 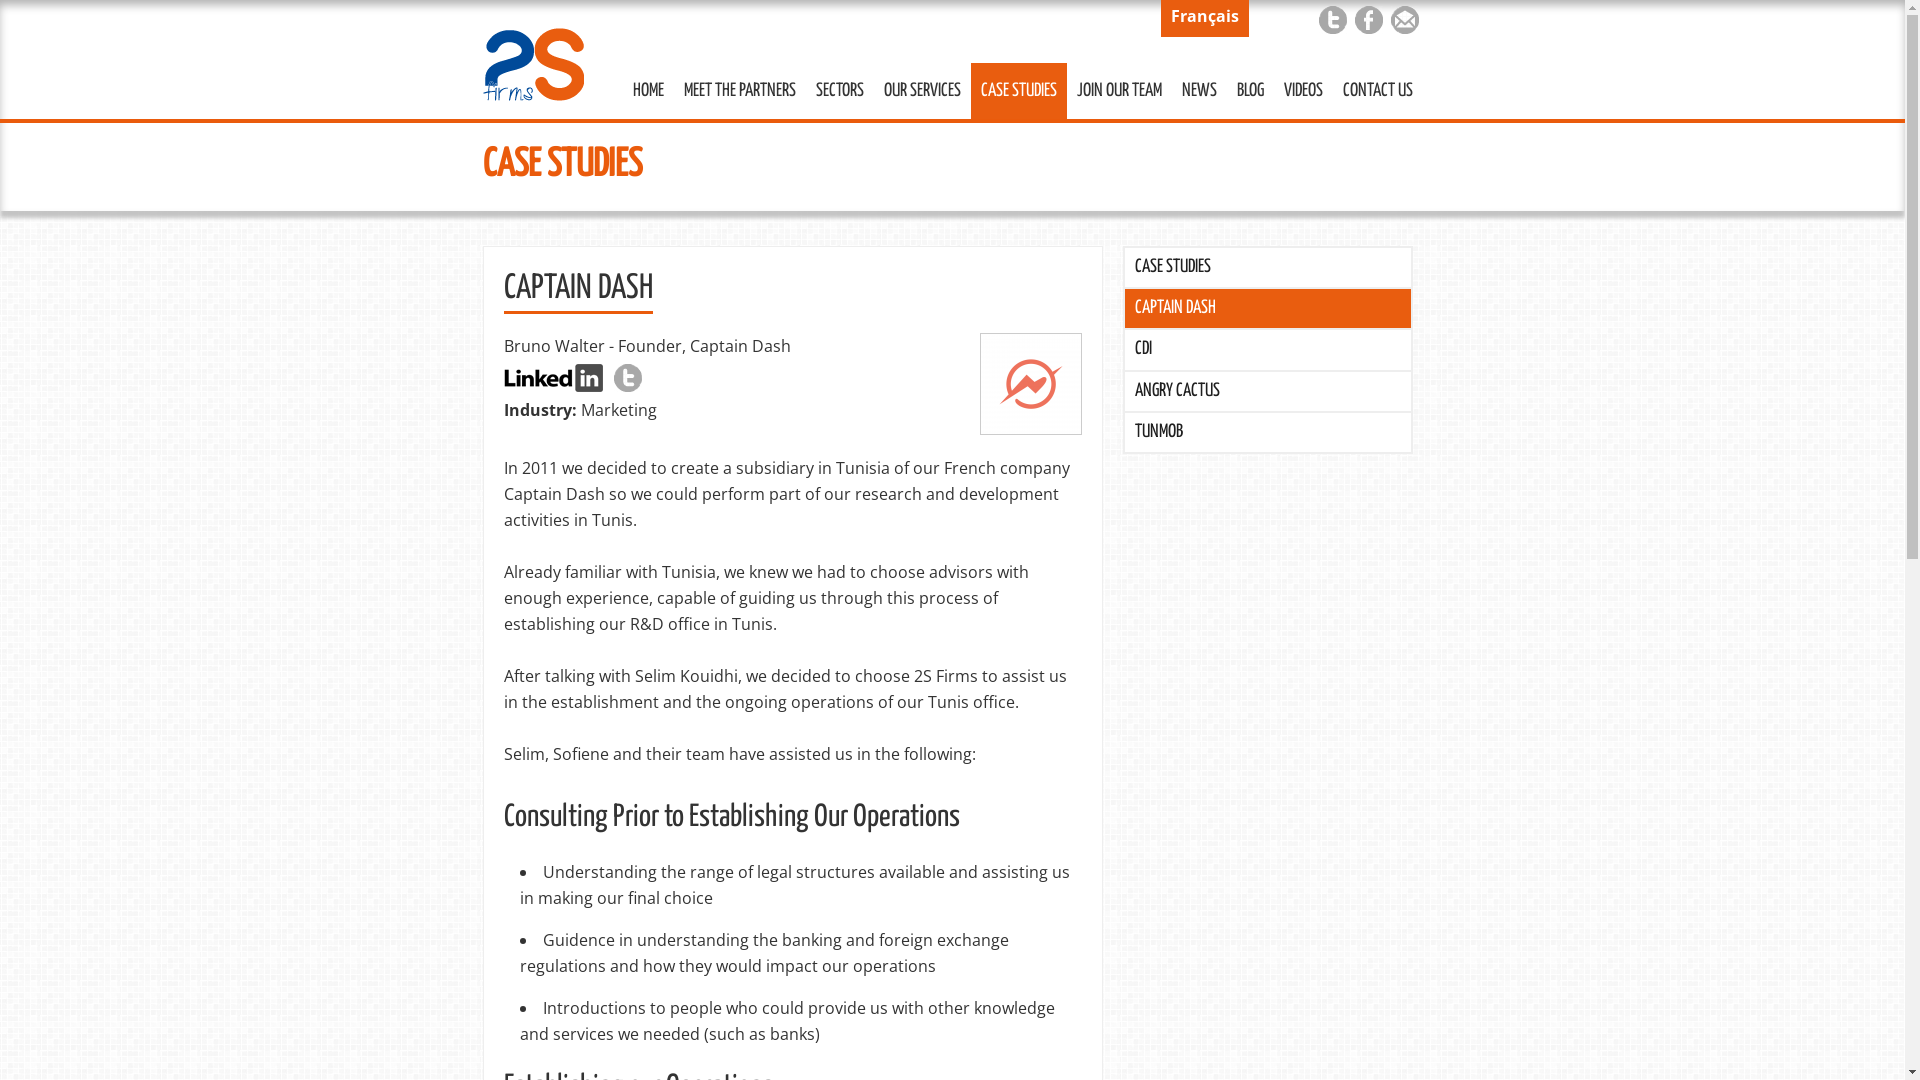 I want to click on 'http://www.linkedin.com/in/brunowalther', so click(x=553, y=378).